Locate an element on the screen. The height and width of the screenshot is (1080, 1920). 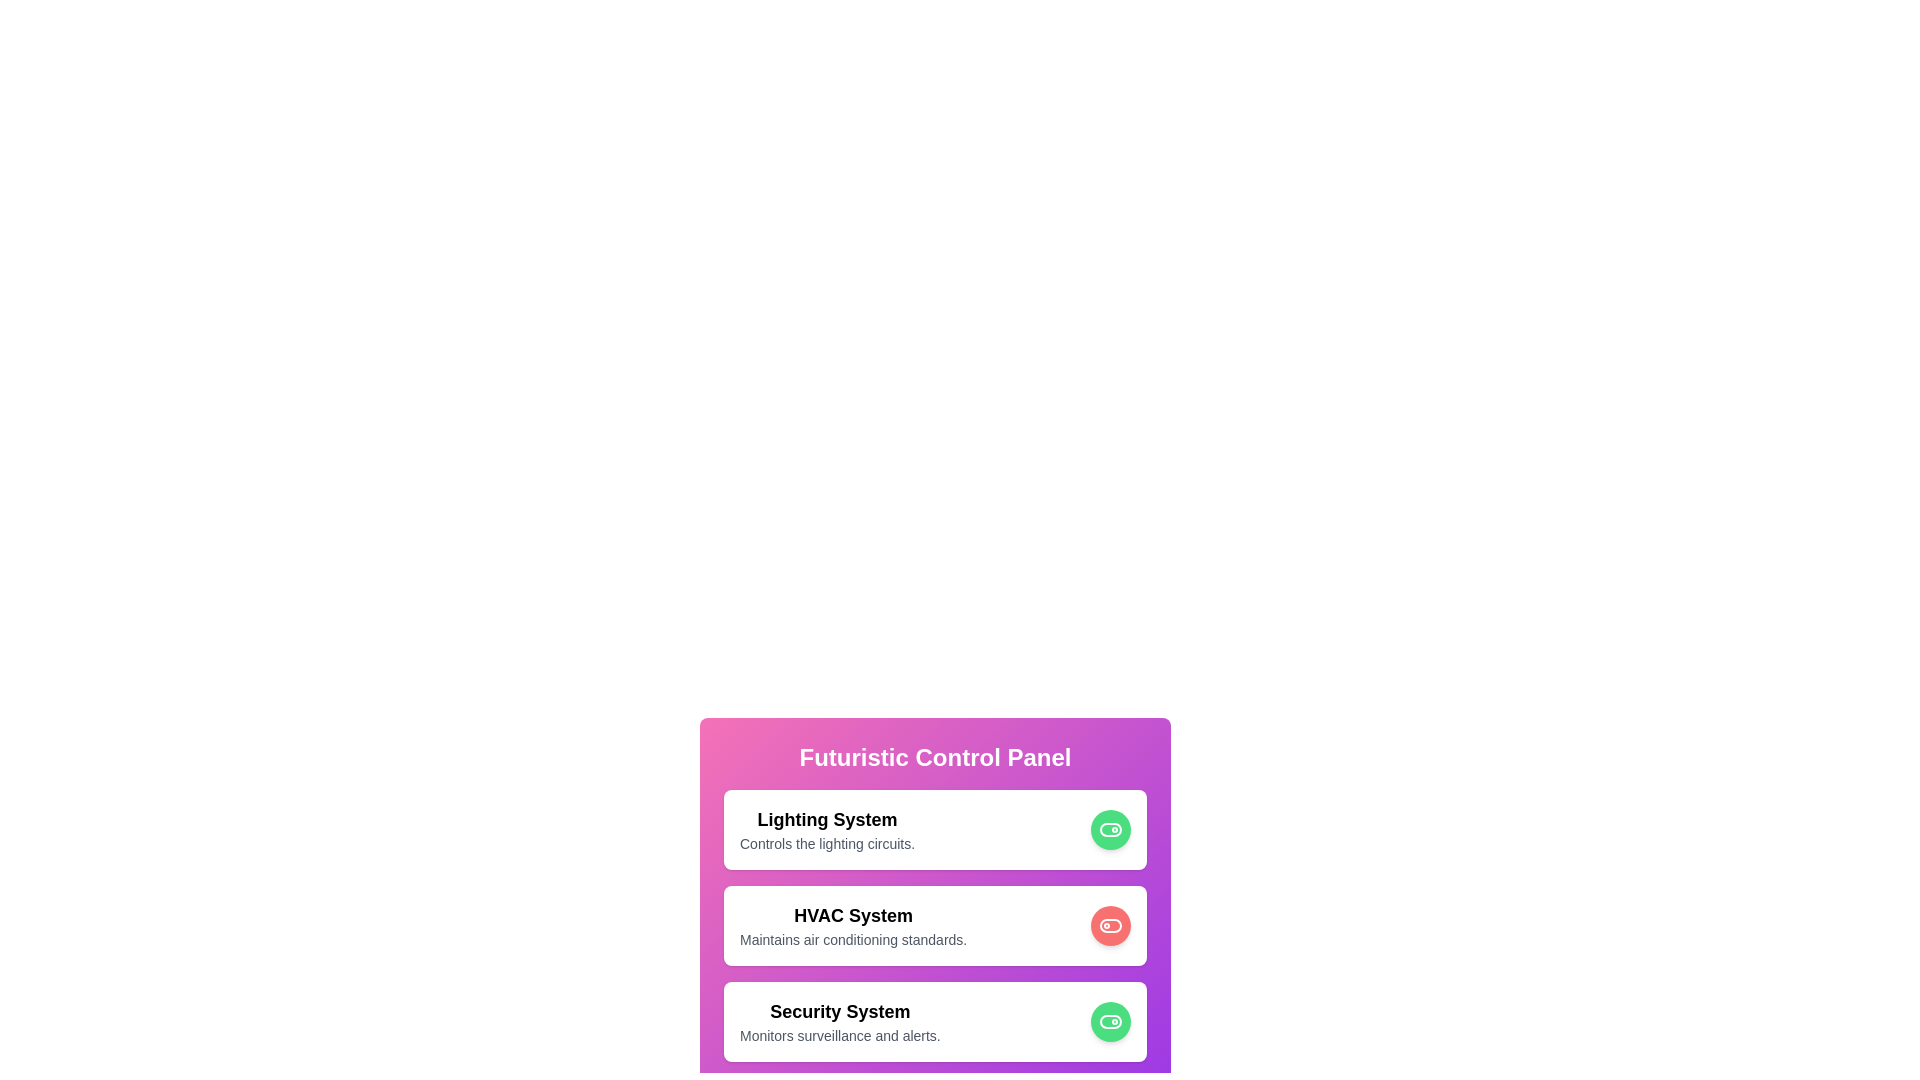
the text of the control system to read its description is located at coordinates (826, 829).